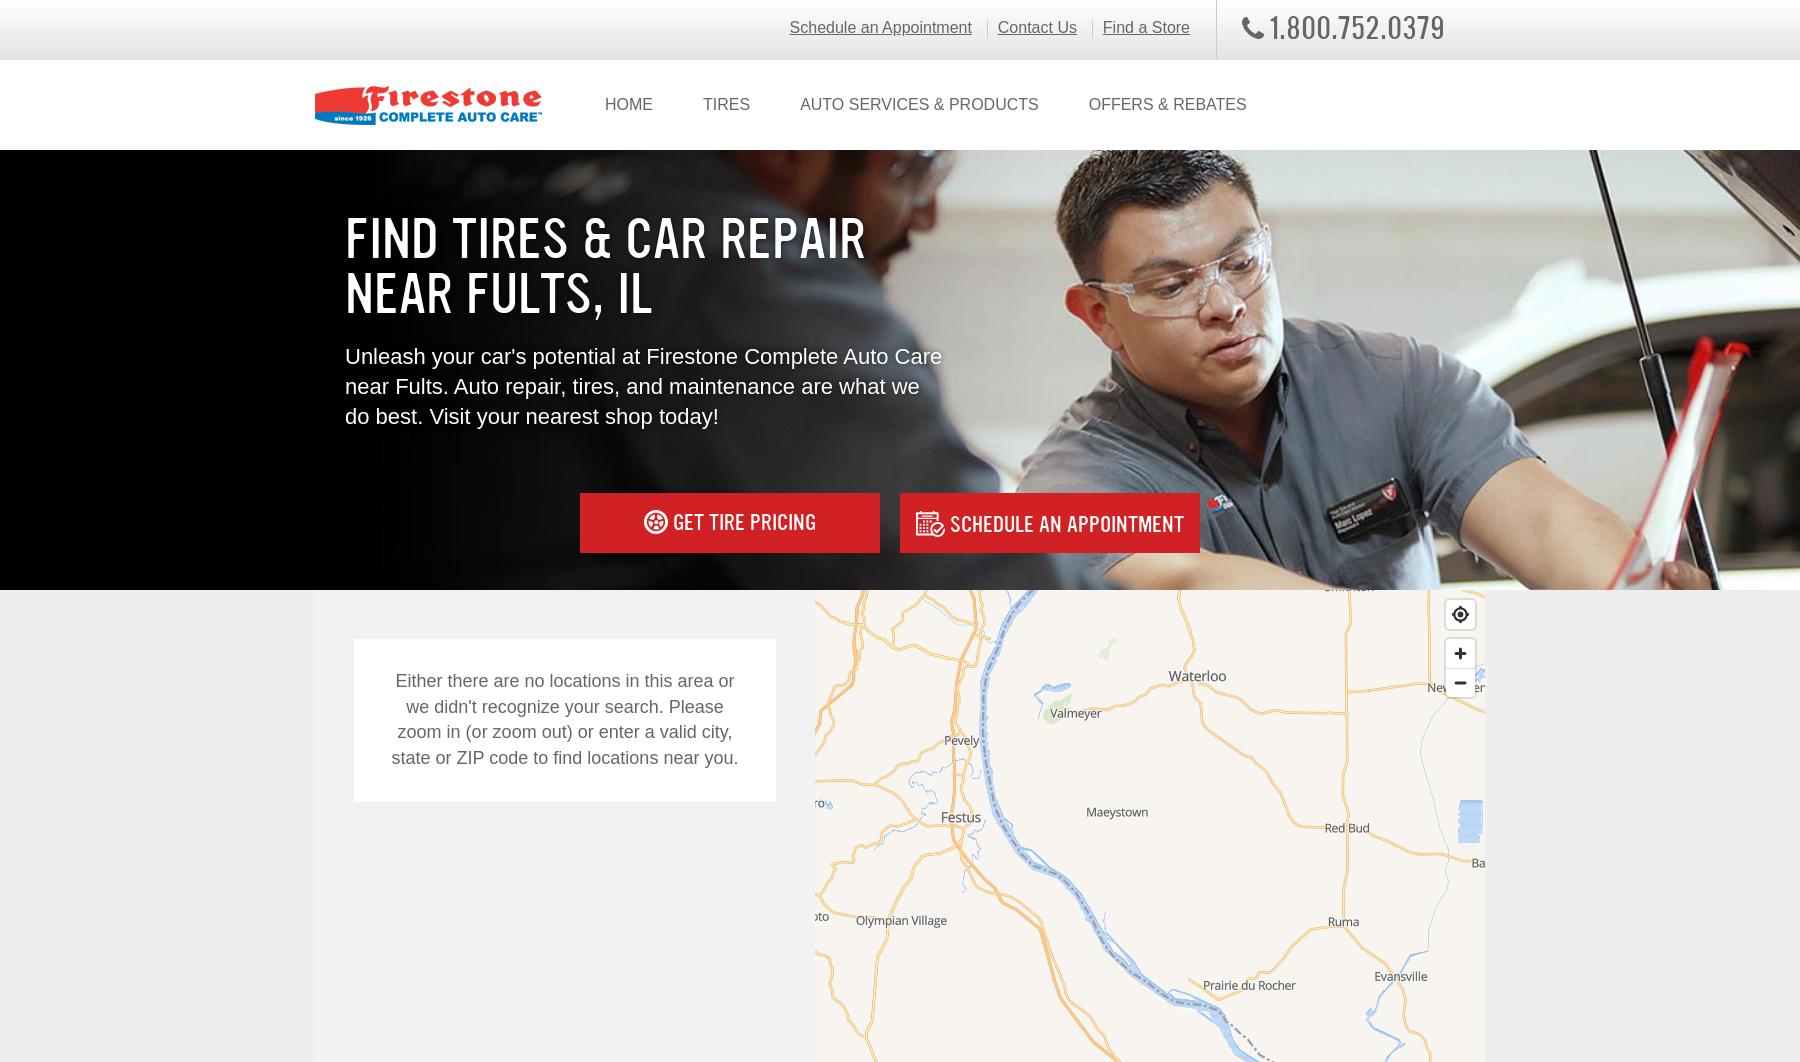 The image size is (1800, 1062). I want to click on 'Get Tire Pricing', so click(740, 520).